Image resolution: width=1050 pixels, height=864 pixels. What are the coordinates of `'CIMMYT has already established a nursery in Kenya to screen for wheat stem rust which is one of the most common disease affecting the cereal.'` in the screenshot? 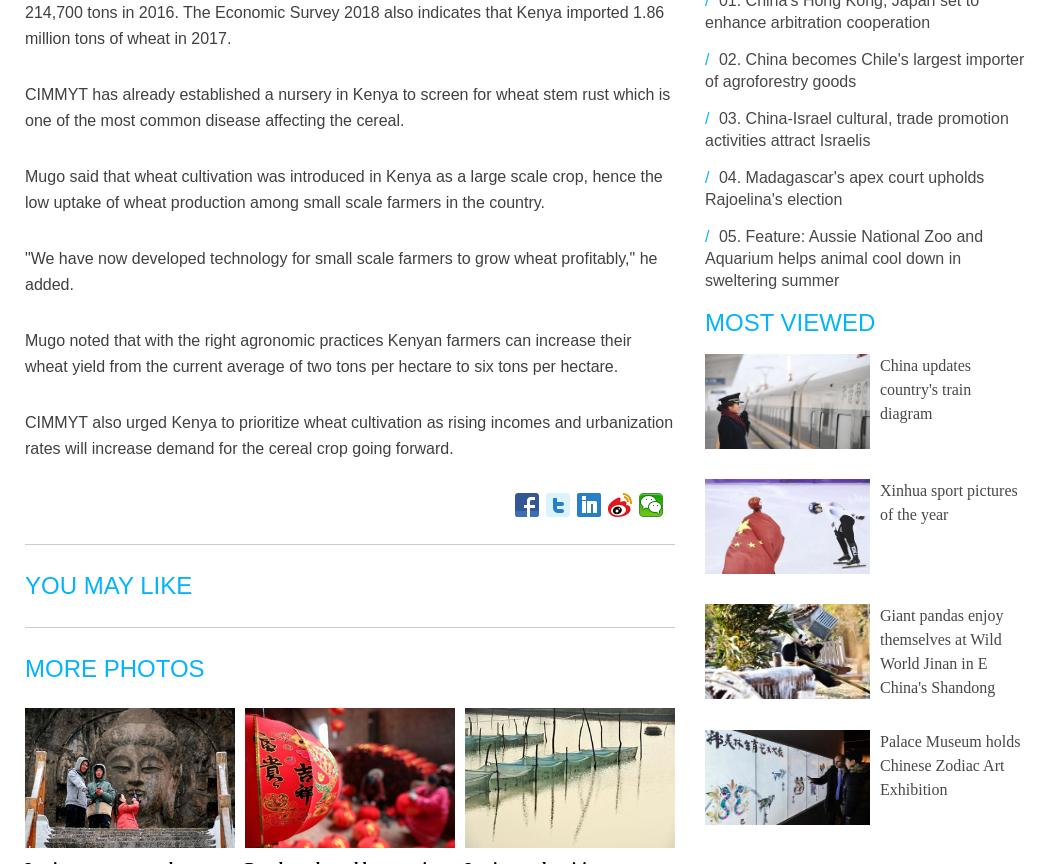 It's located at (346, 107).